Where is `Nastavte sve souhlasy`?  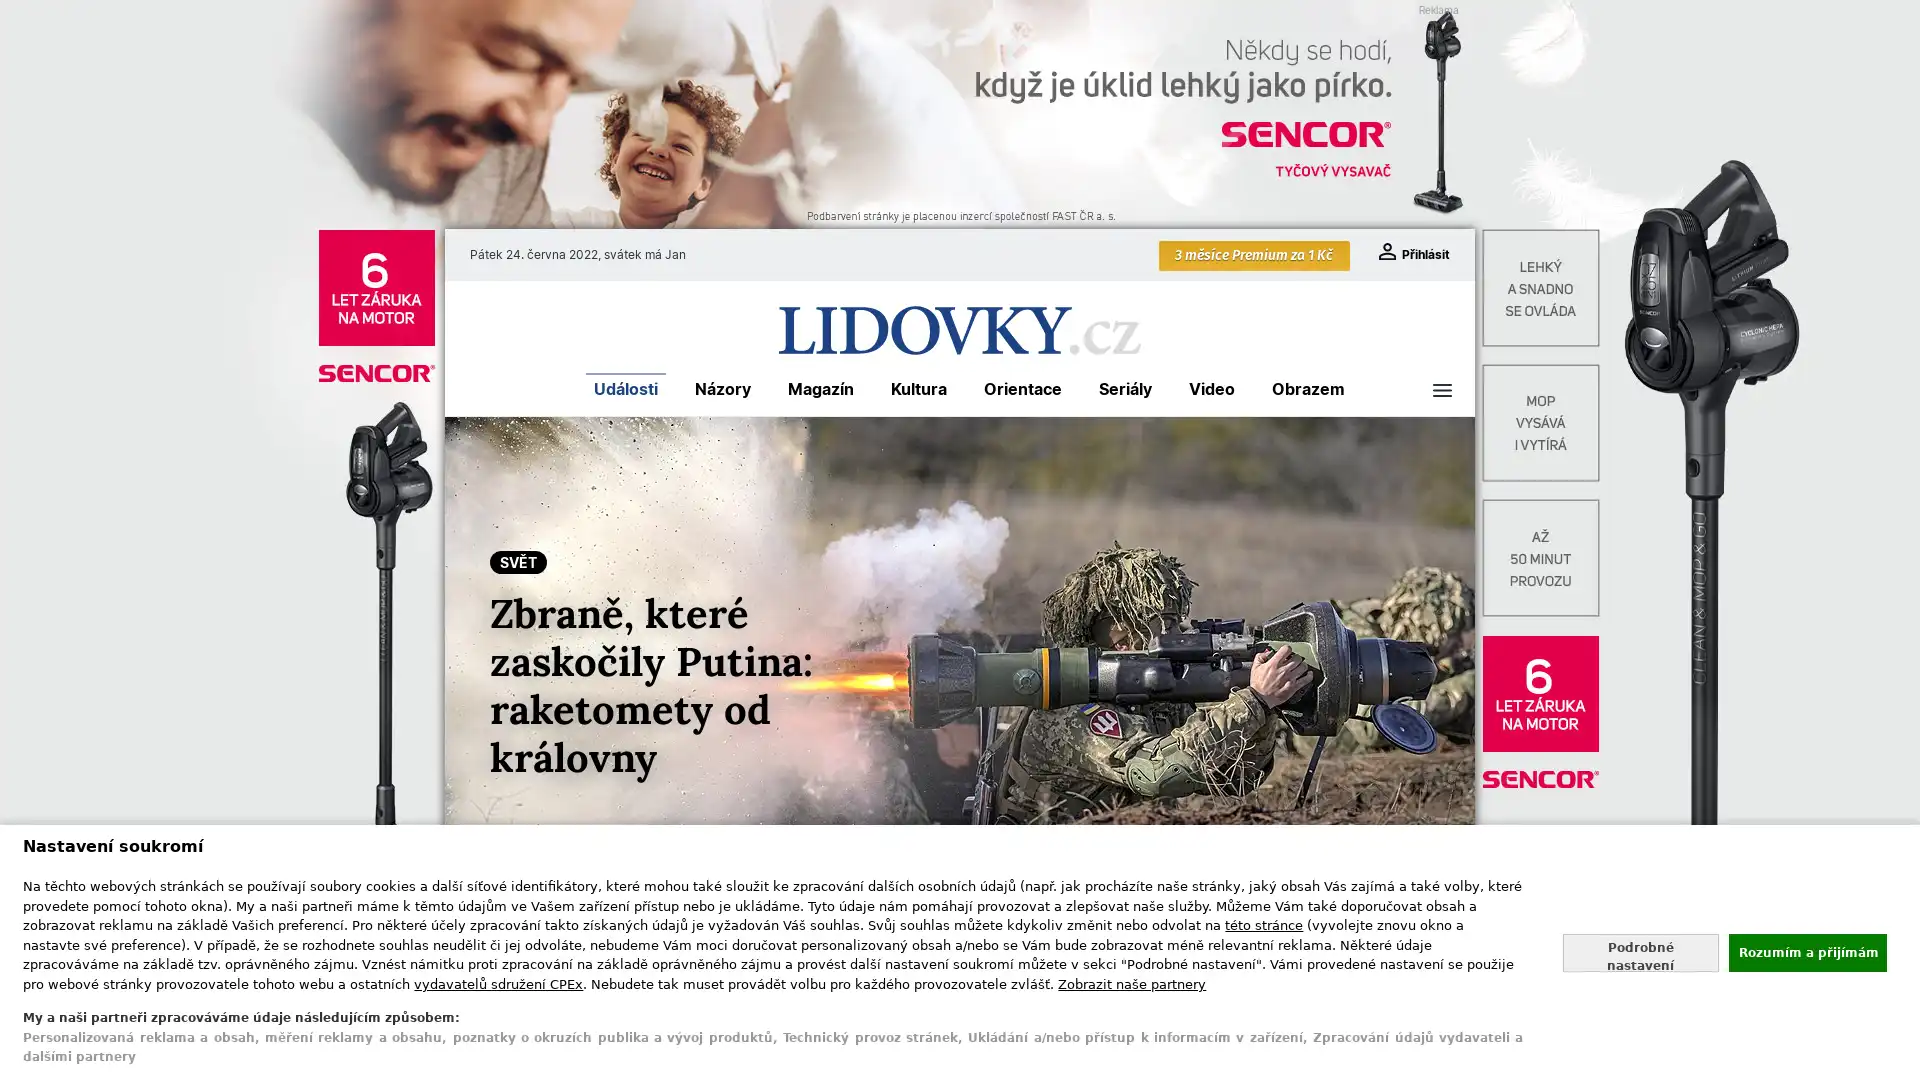
Nastavte sve souhlasy is located at coordinates (1640, 951).